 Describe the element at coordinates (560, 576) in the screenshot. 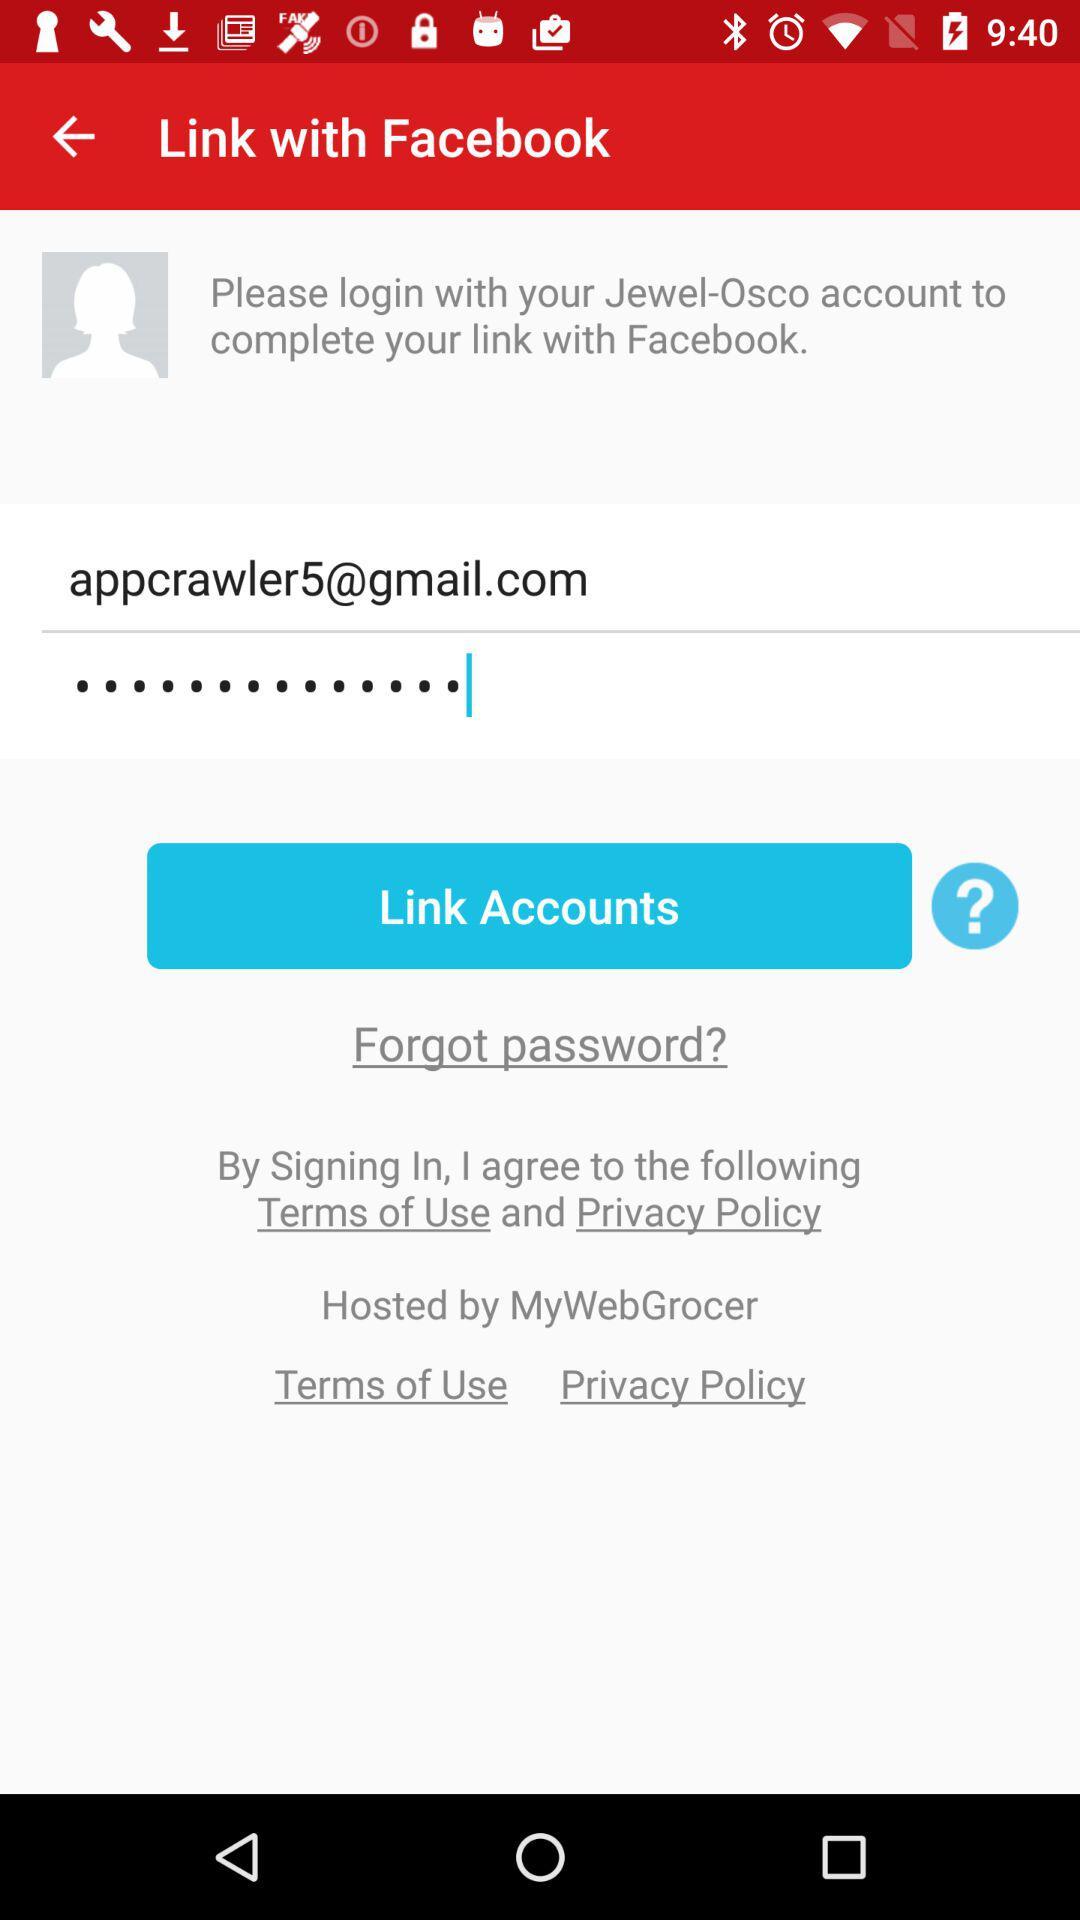

I see `appcrawler5@gmail.com icon` at that location.